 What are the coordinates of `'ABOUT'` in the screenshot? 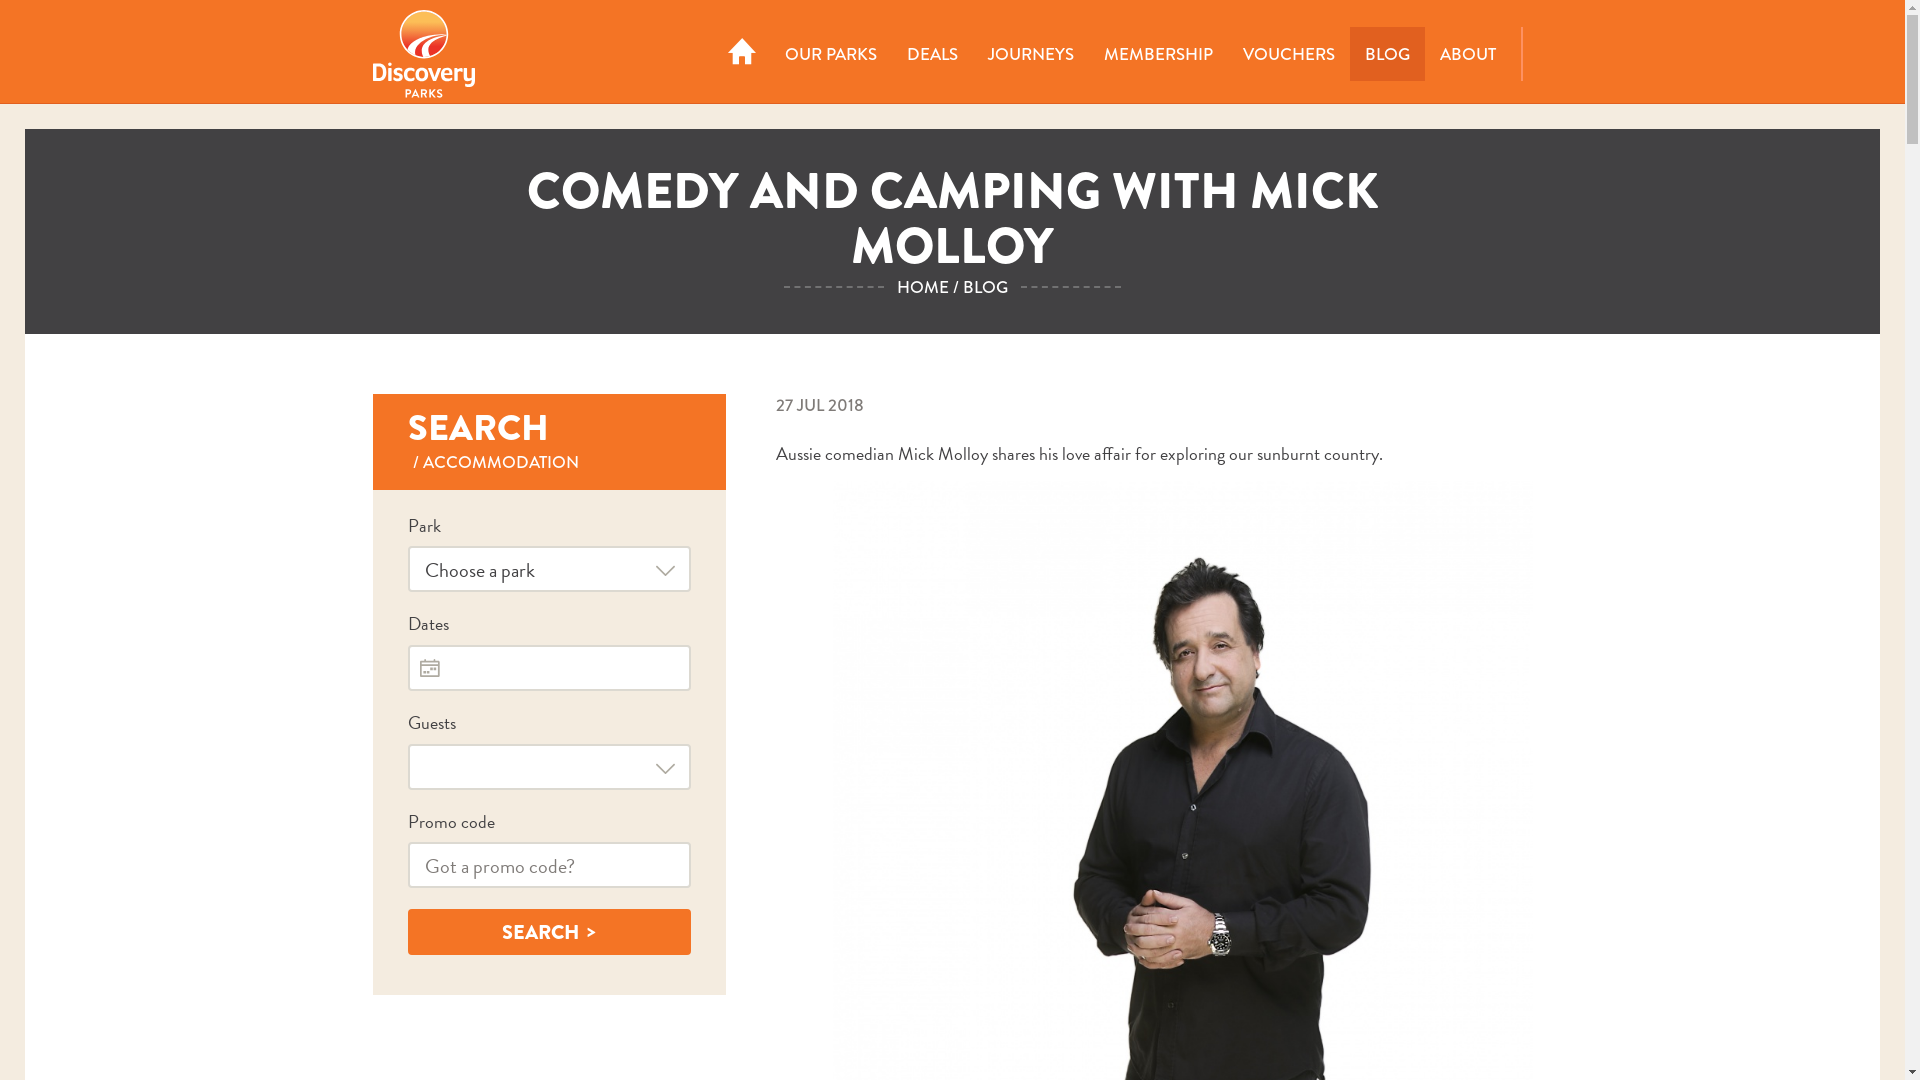 It's located at (1467, 53).